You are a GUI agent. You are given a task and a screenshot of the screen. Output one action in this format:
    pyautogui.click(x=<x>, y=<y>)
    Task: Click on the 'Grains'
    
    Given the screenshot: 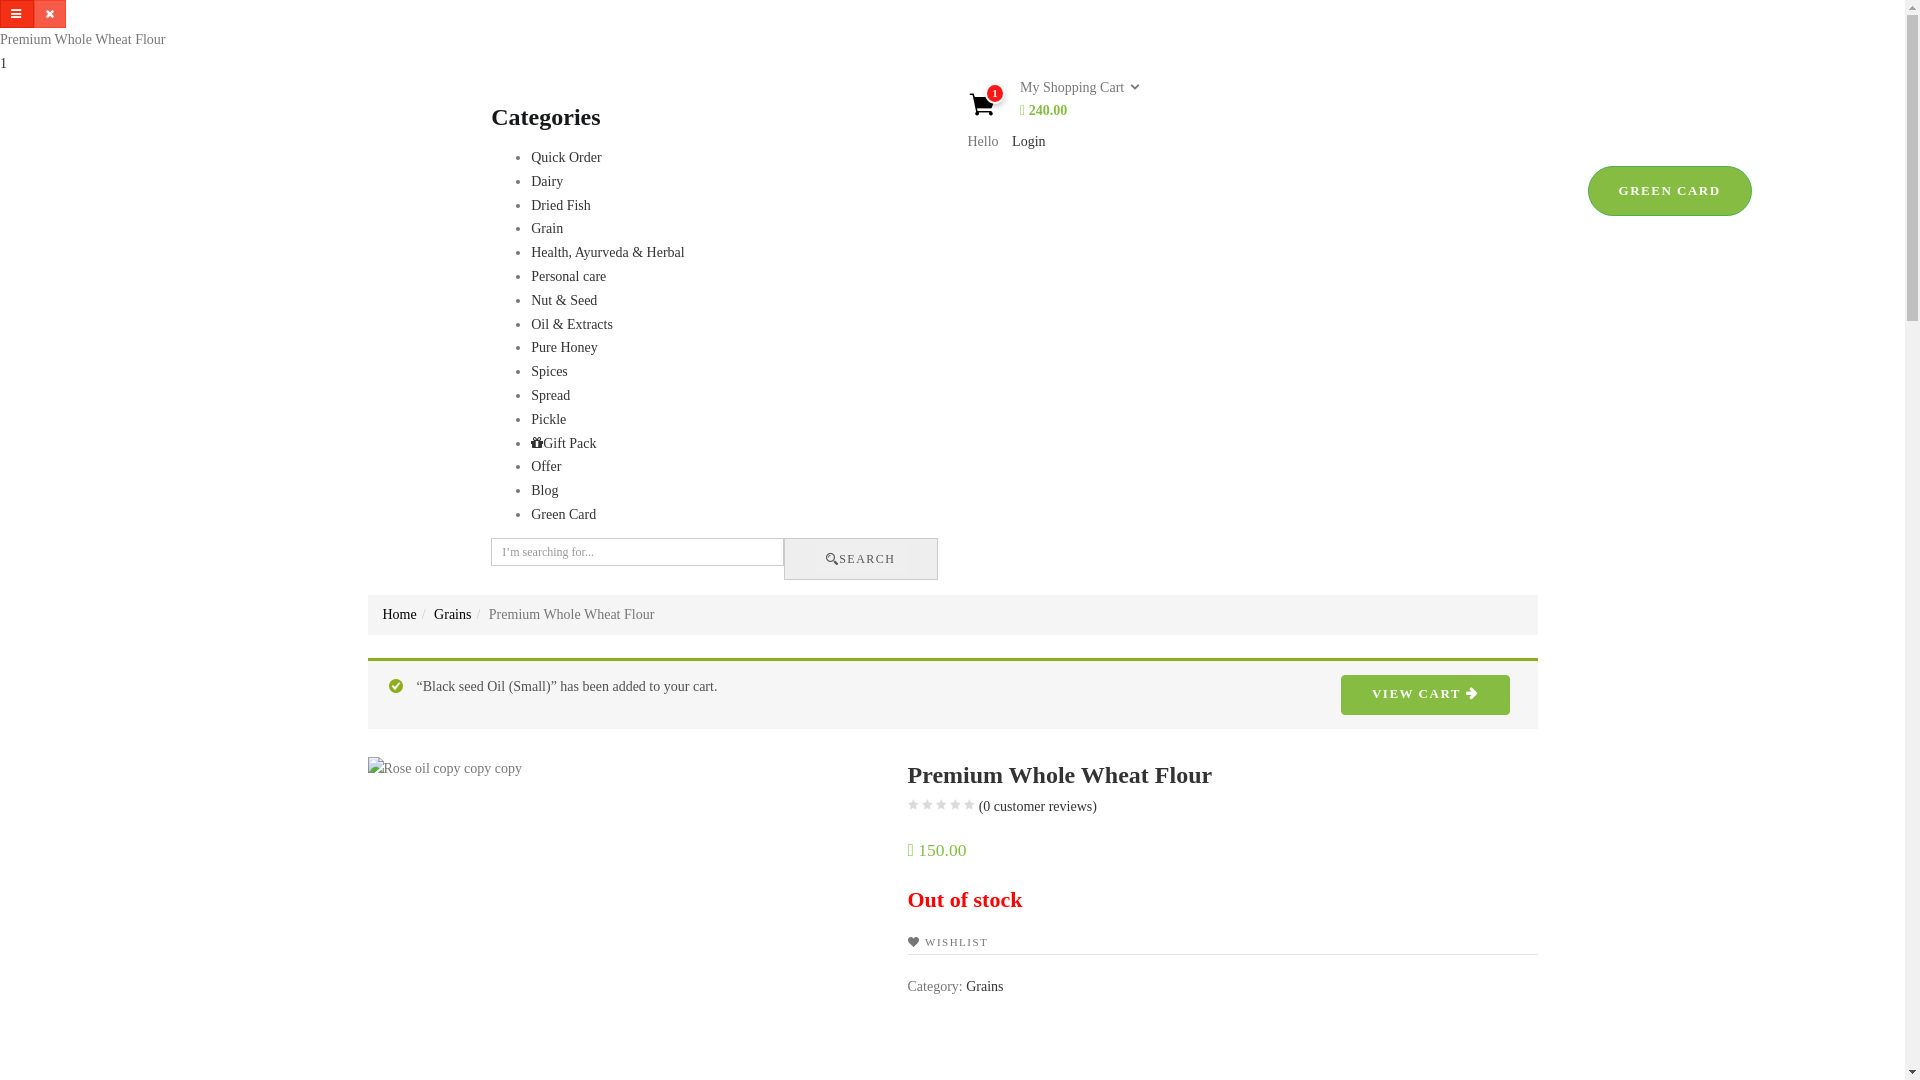 What is the action you would take?
    pyautogui.click(x=451, y=613)
    